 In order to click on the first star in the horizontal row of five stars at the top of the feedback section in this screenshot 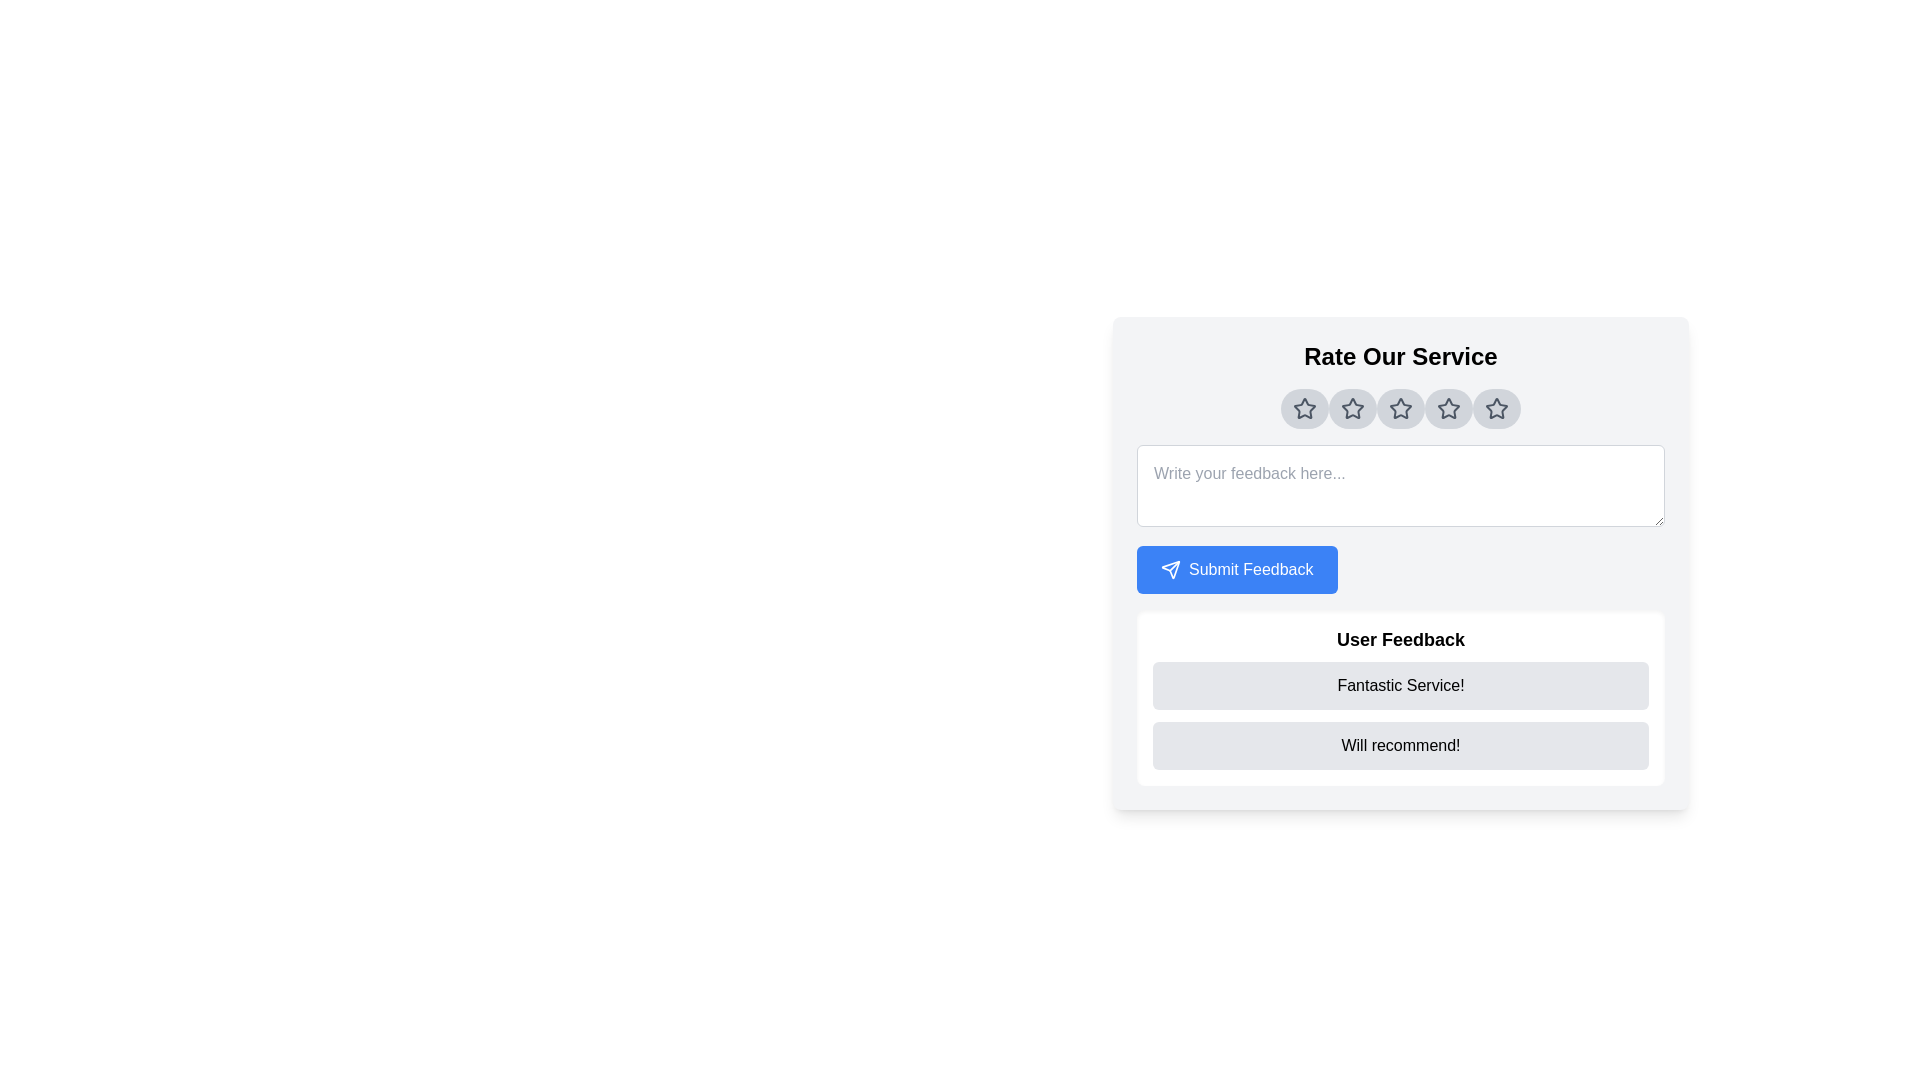, I will do `click(1305, 407)`.